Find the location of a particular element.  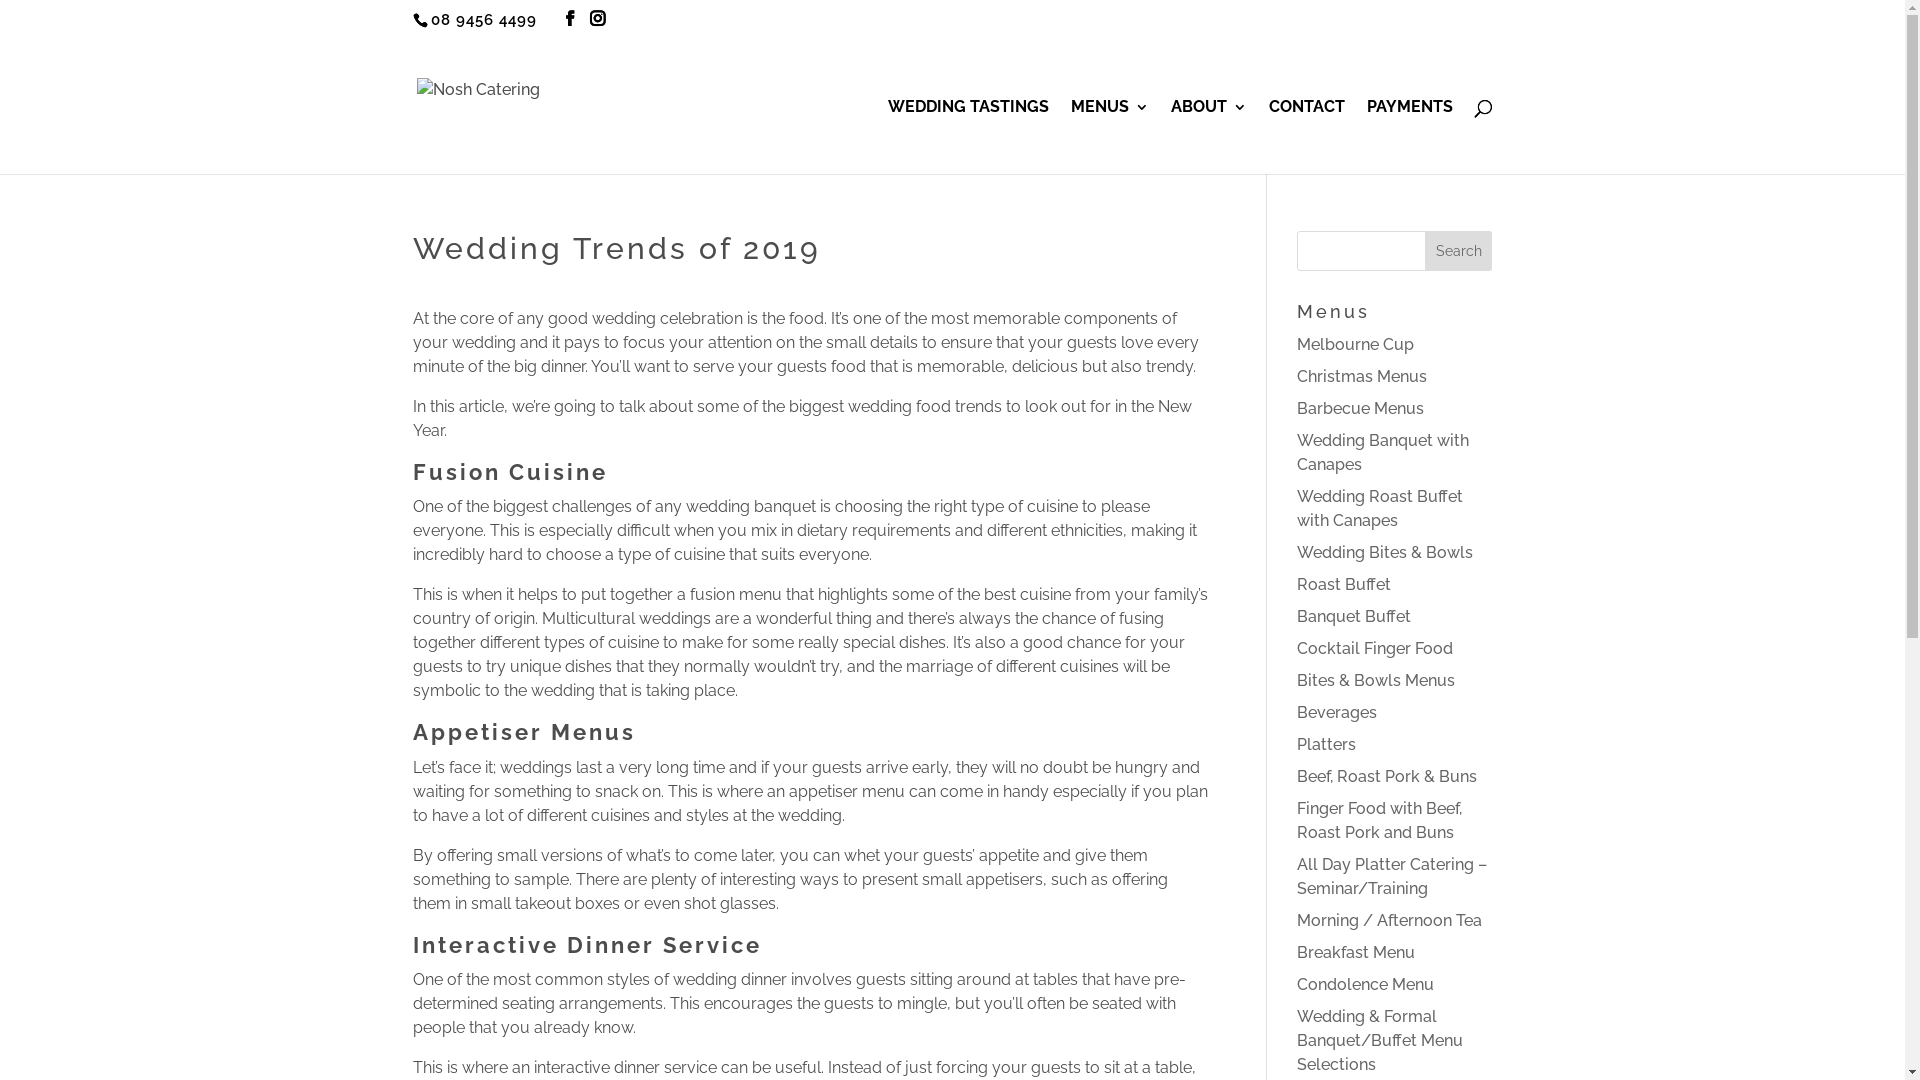

'ABOUT' is located at coordinates (1207, 136).